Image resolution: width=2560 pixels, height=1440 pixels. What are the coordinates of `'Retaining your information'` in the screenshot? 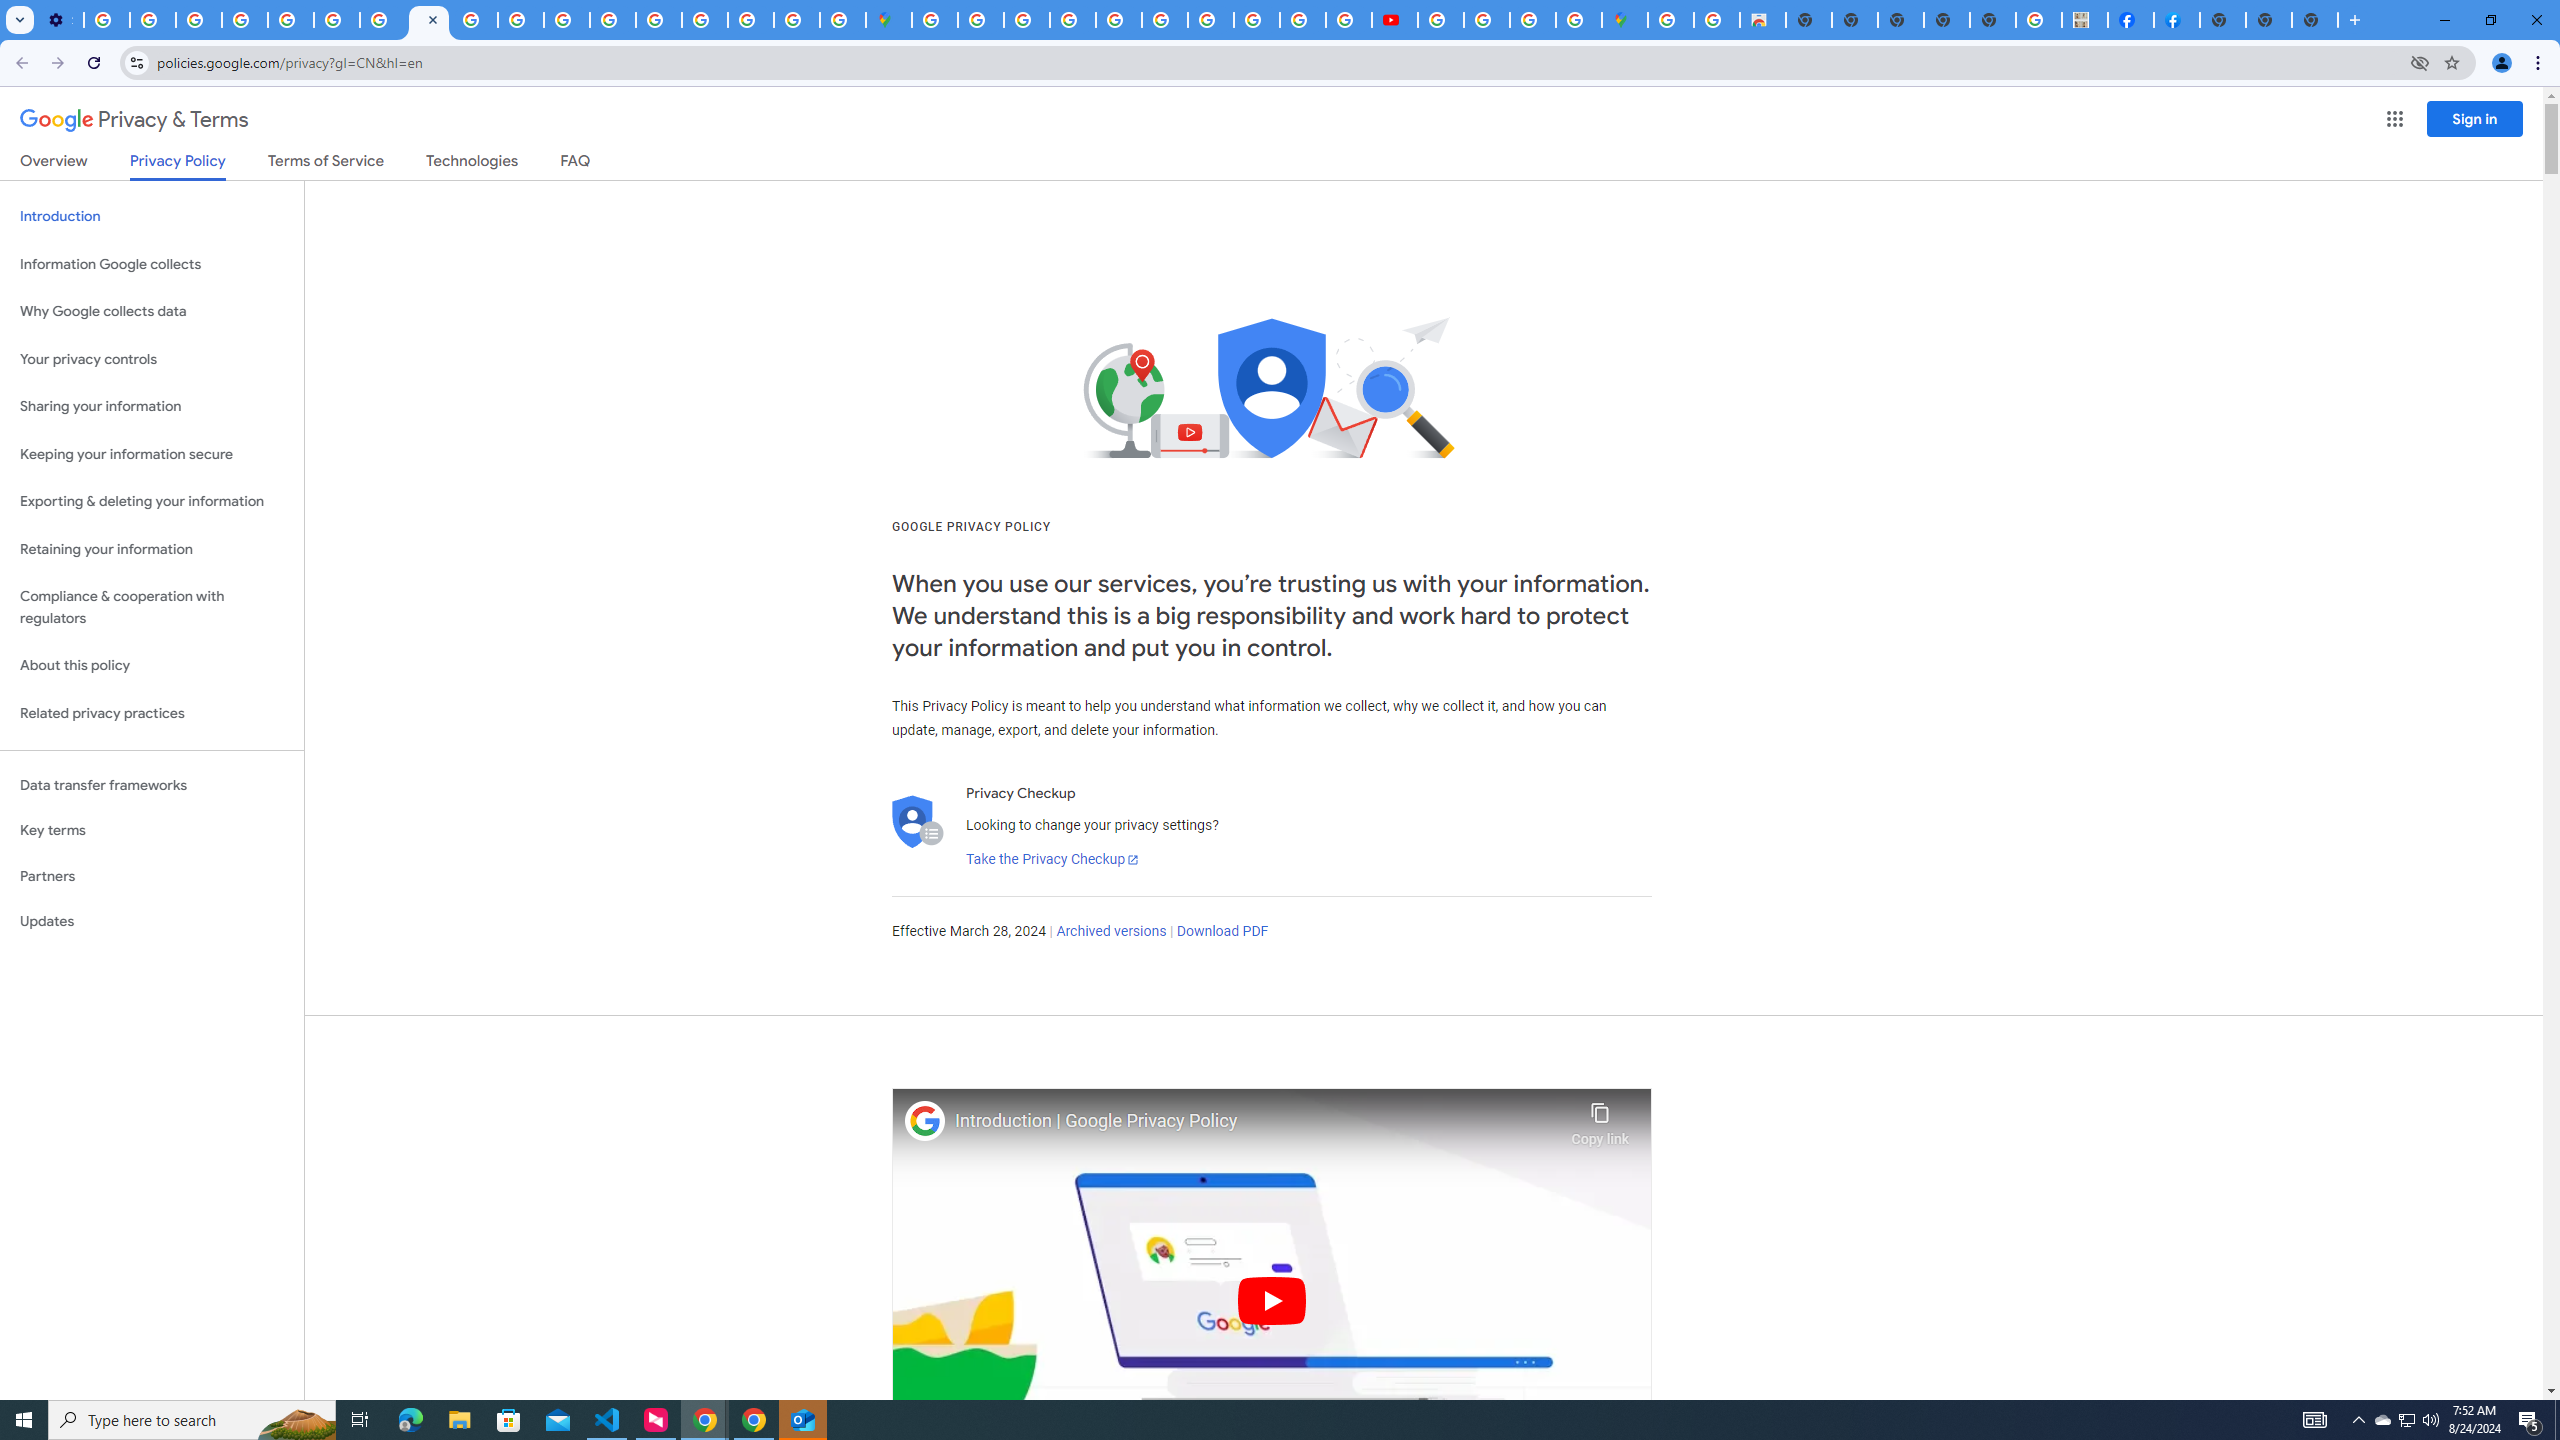 It's located at (151, 549).